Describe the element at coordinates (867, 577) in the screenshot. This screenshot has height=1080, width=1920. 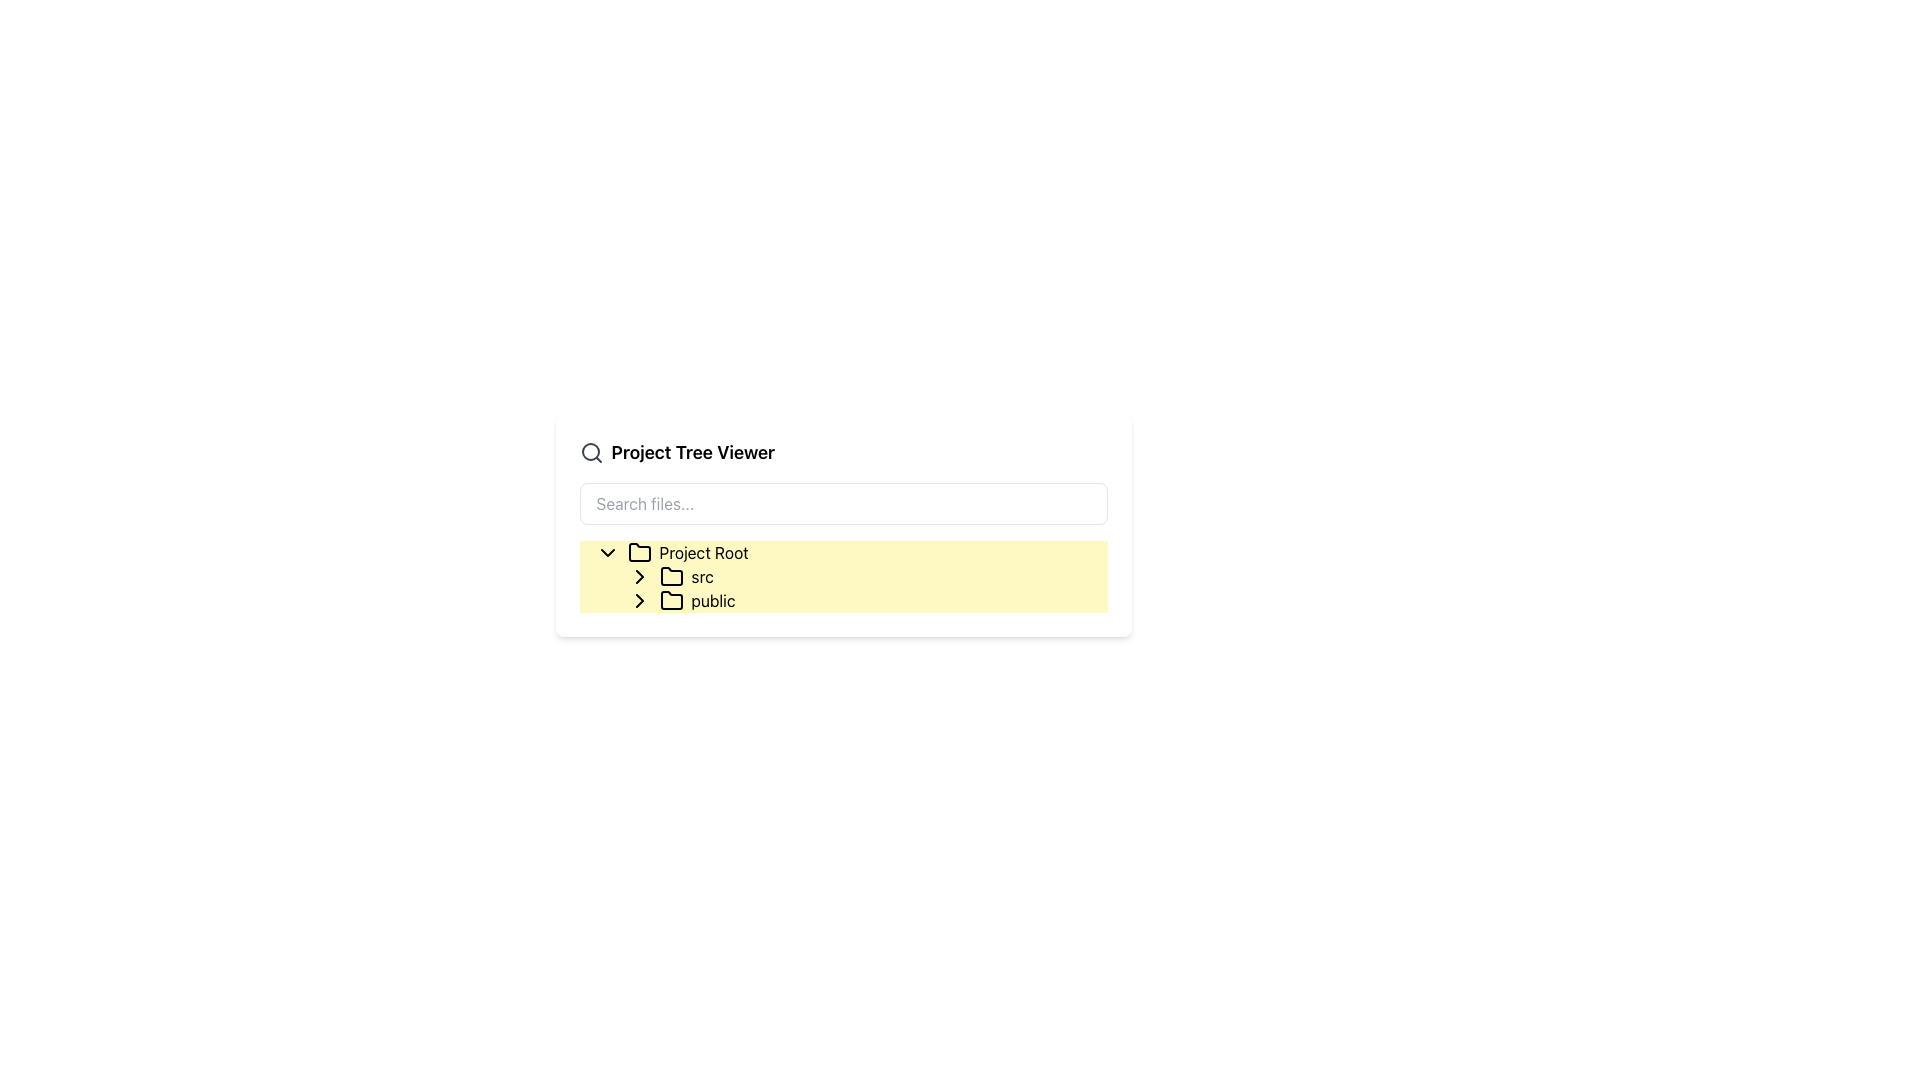
I see `the 'src' folder row in the file tree structure` at that location.